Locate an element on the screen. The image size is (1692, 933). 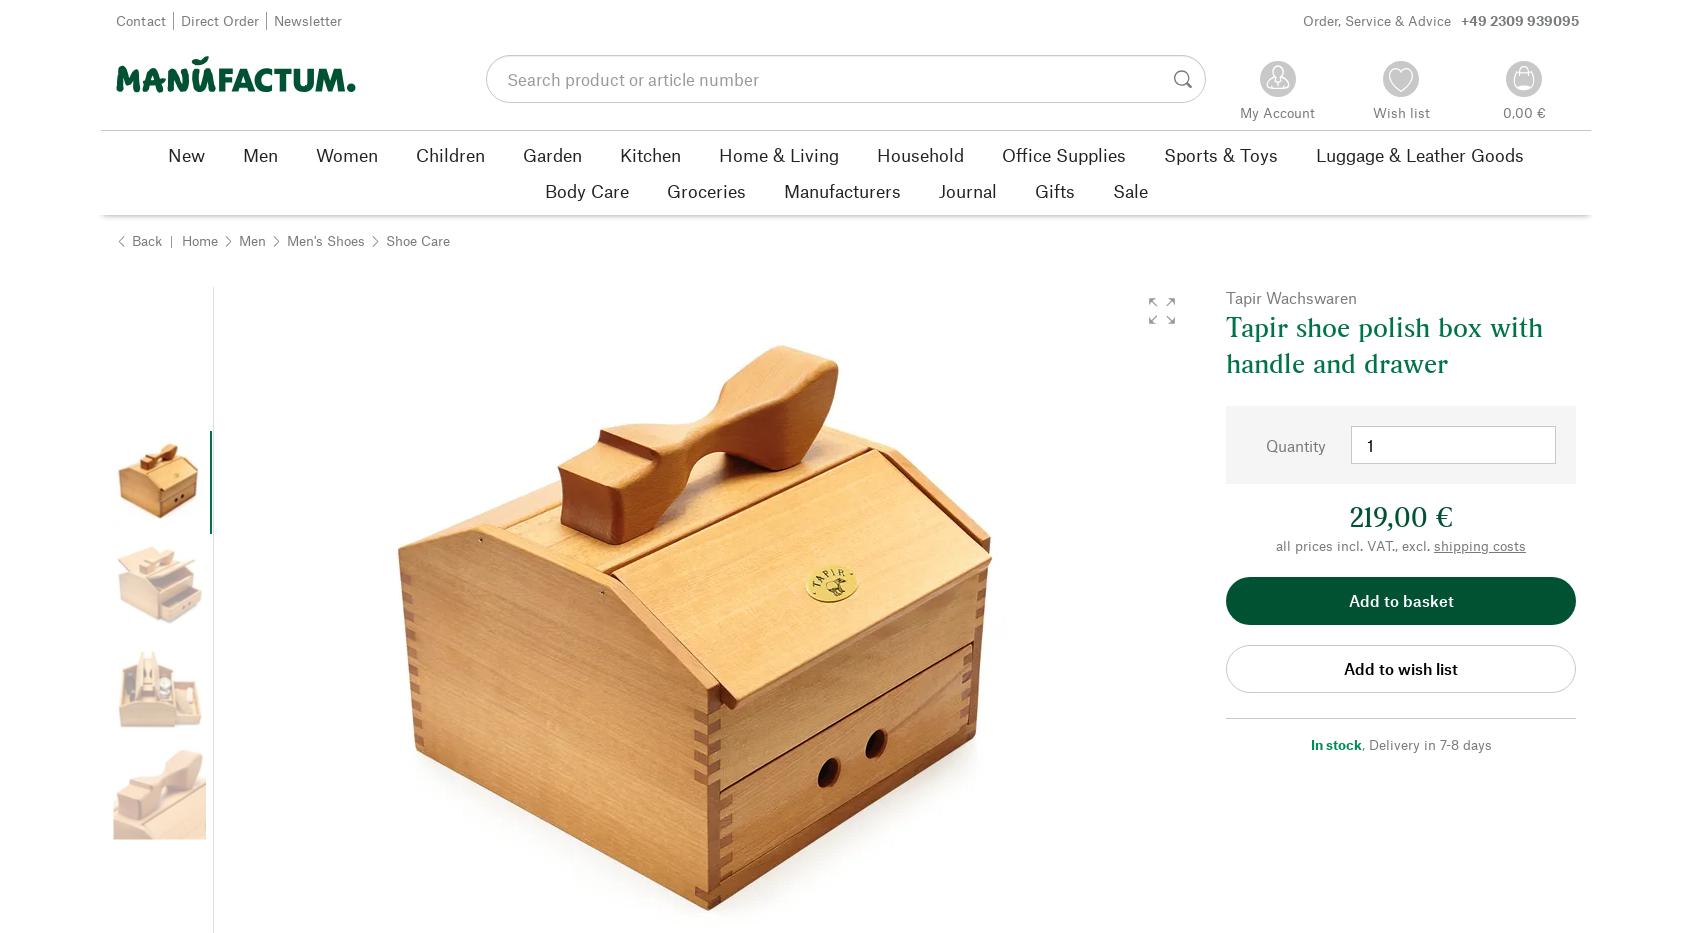
'Tapir shoe polish box with handle and drawer' is located at coordinates (1226, 342).